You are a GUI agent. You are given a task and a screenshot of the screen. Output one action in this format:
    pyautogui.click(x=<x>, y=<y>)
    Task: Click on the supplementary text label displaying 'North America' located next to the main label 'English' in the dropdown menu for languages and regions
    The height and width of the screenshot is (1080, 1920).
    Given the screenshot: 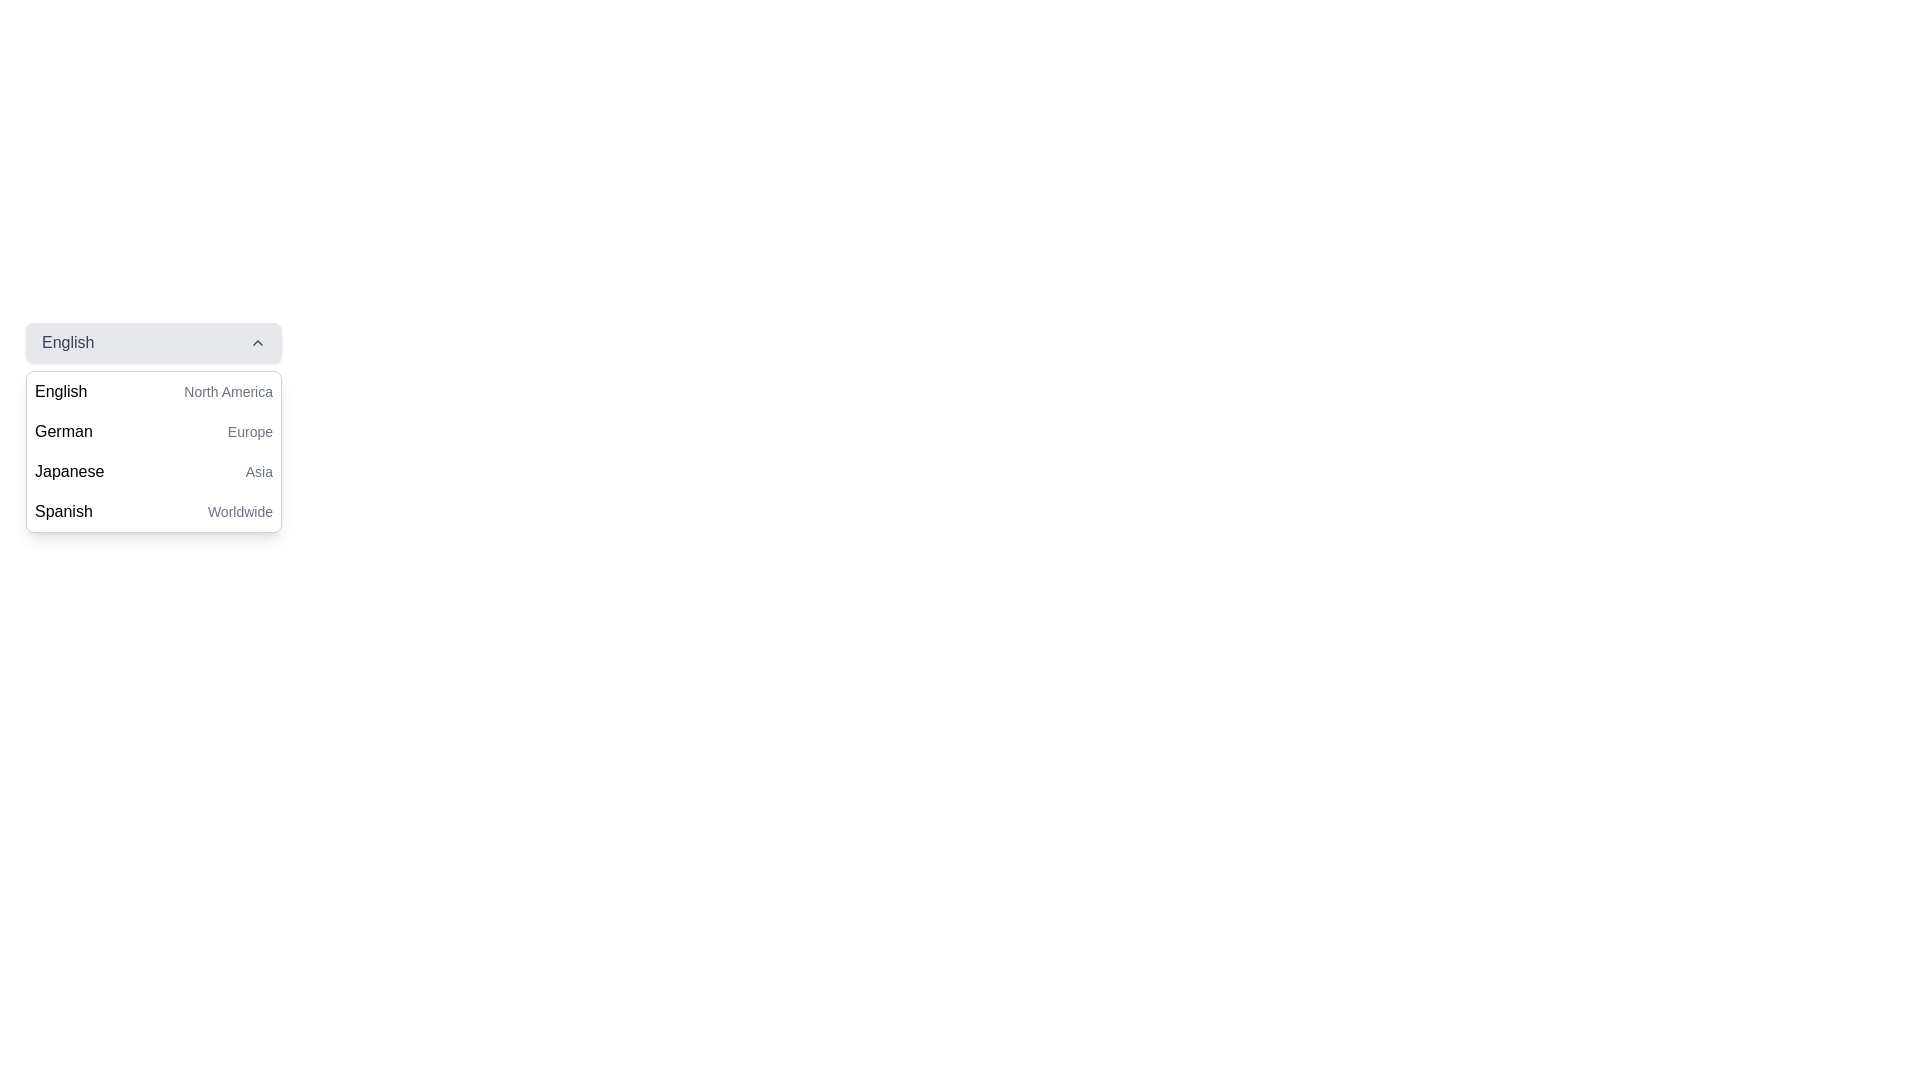 What is the action you would take?
    pyautogui.click(x=228, y=392)
    